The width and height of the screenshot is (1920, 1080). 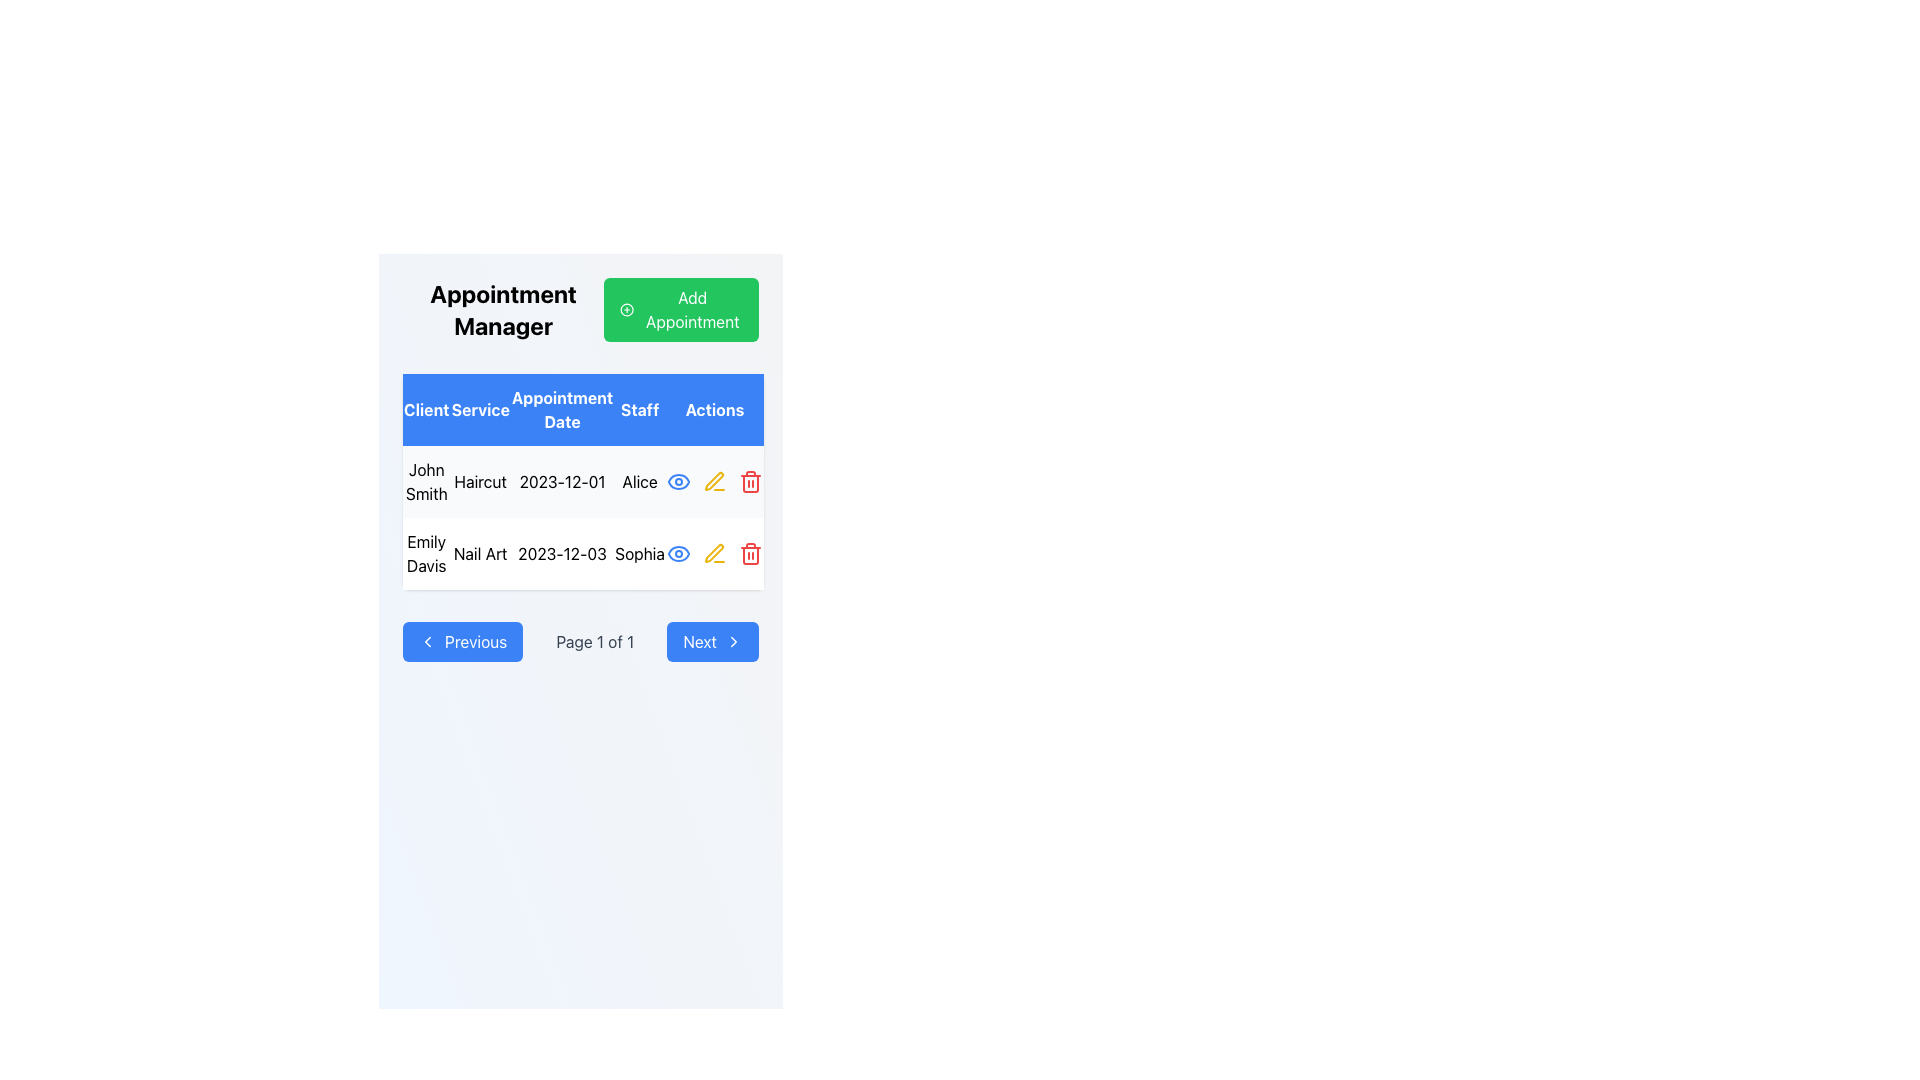 What do you see at coordinates (714, 482) in the screenshot?
I see `the yellow outline pen icon in the second row of the 'Actions' column of the table` at bounding box center [714, 482].